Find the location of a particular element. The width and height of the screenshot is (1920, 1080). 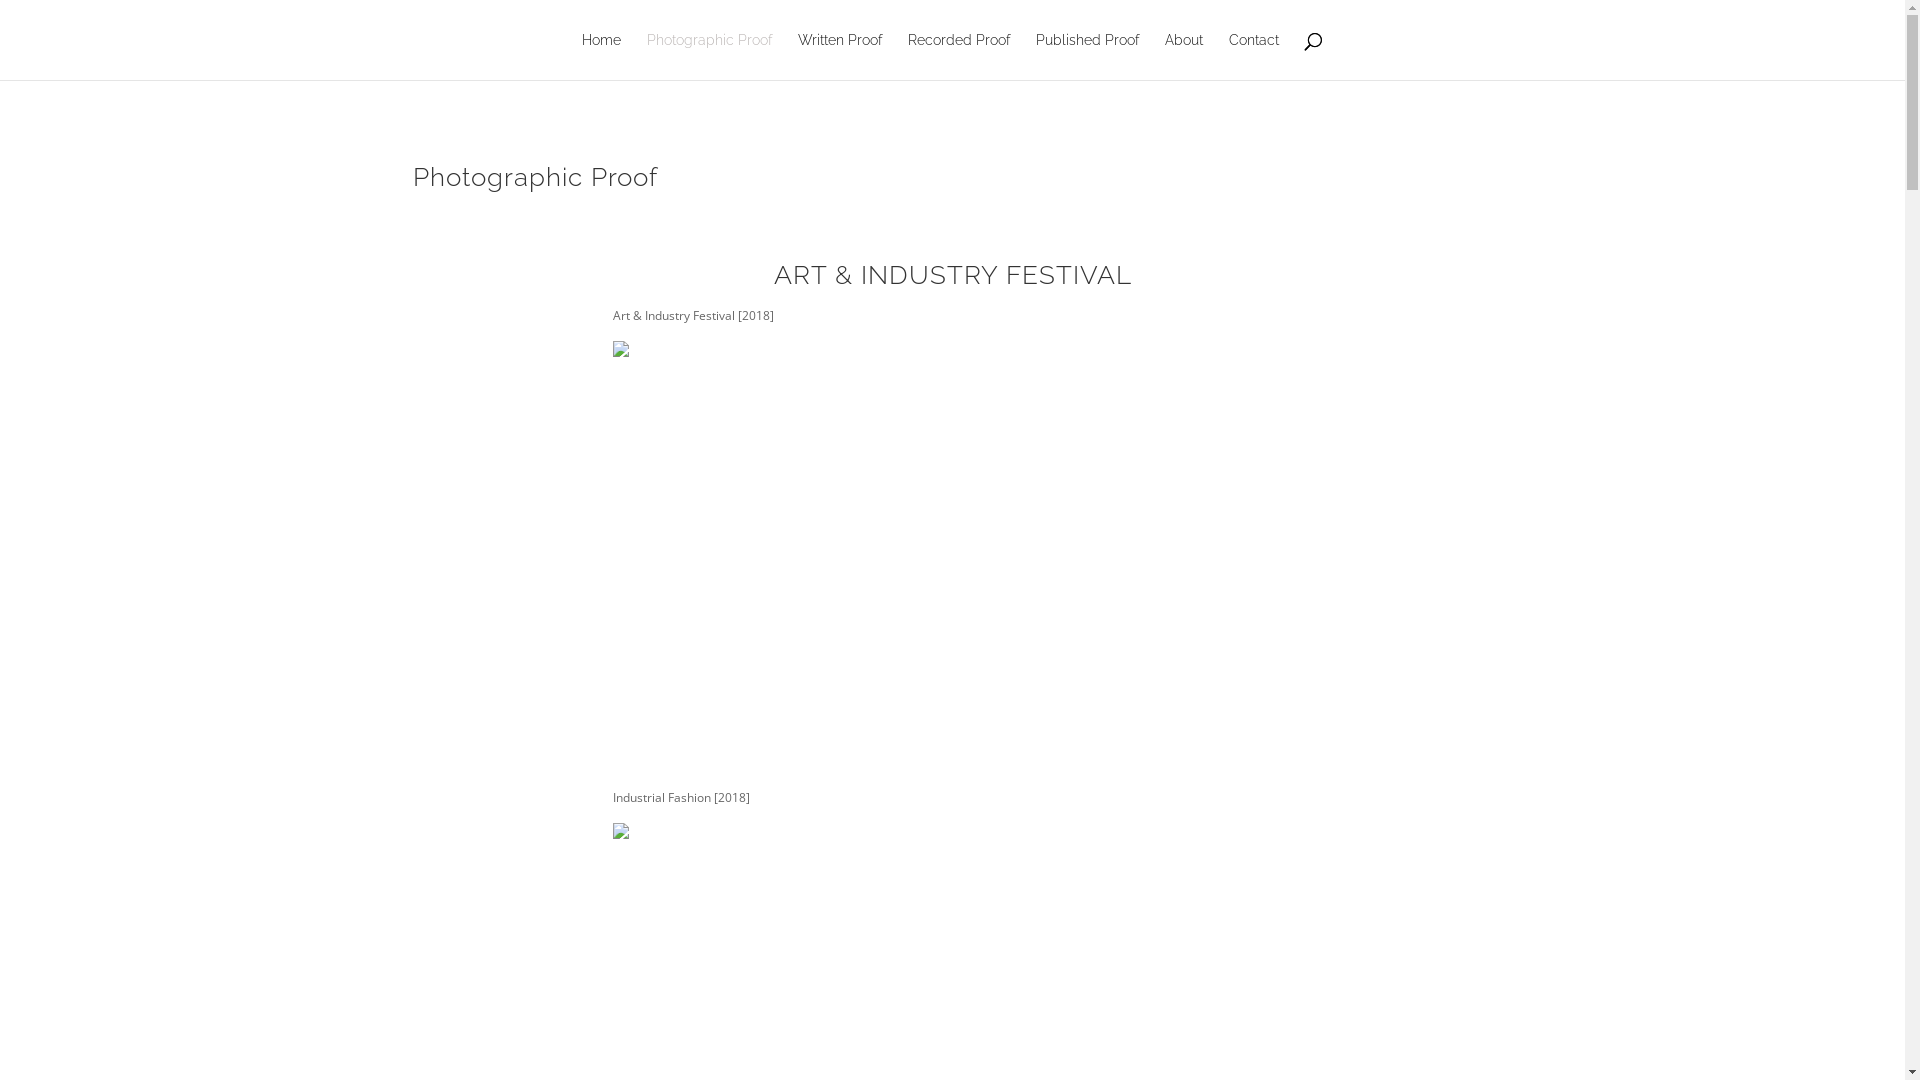

'Home' is located at coordinates (600, 55).